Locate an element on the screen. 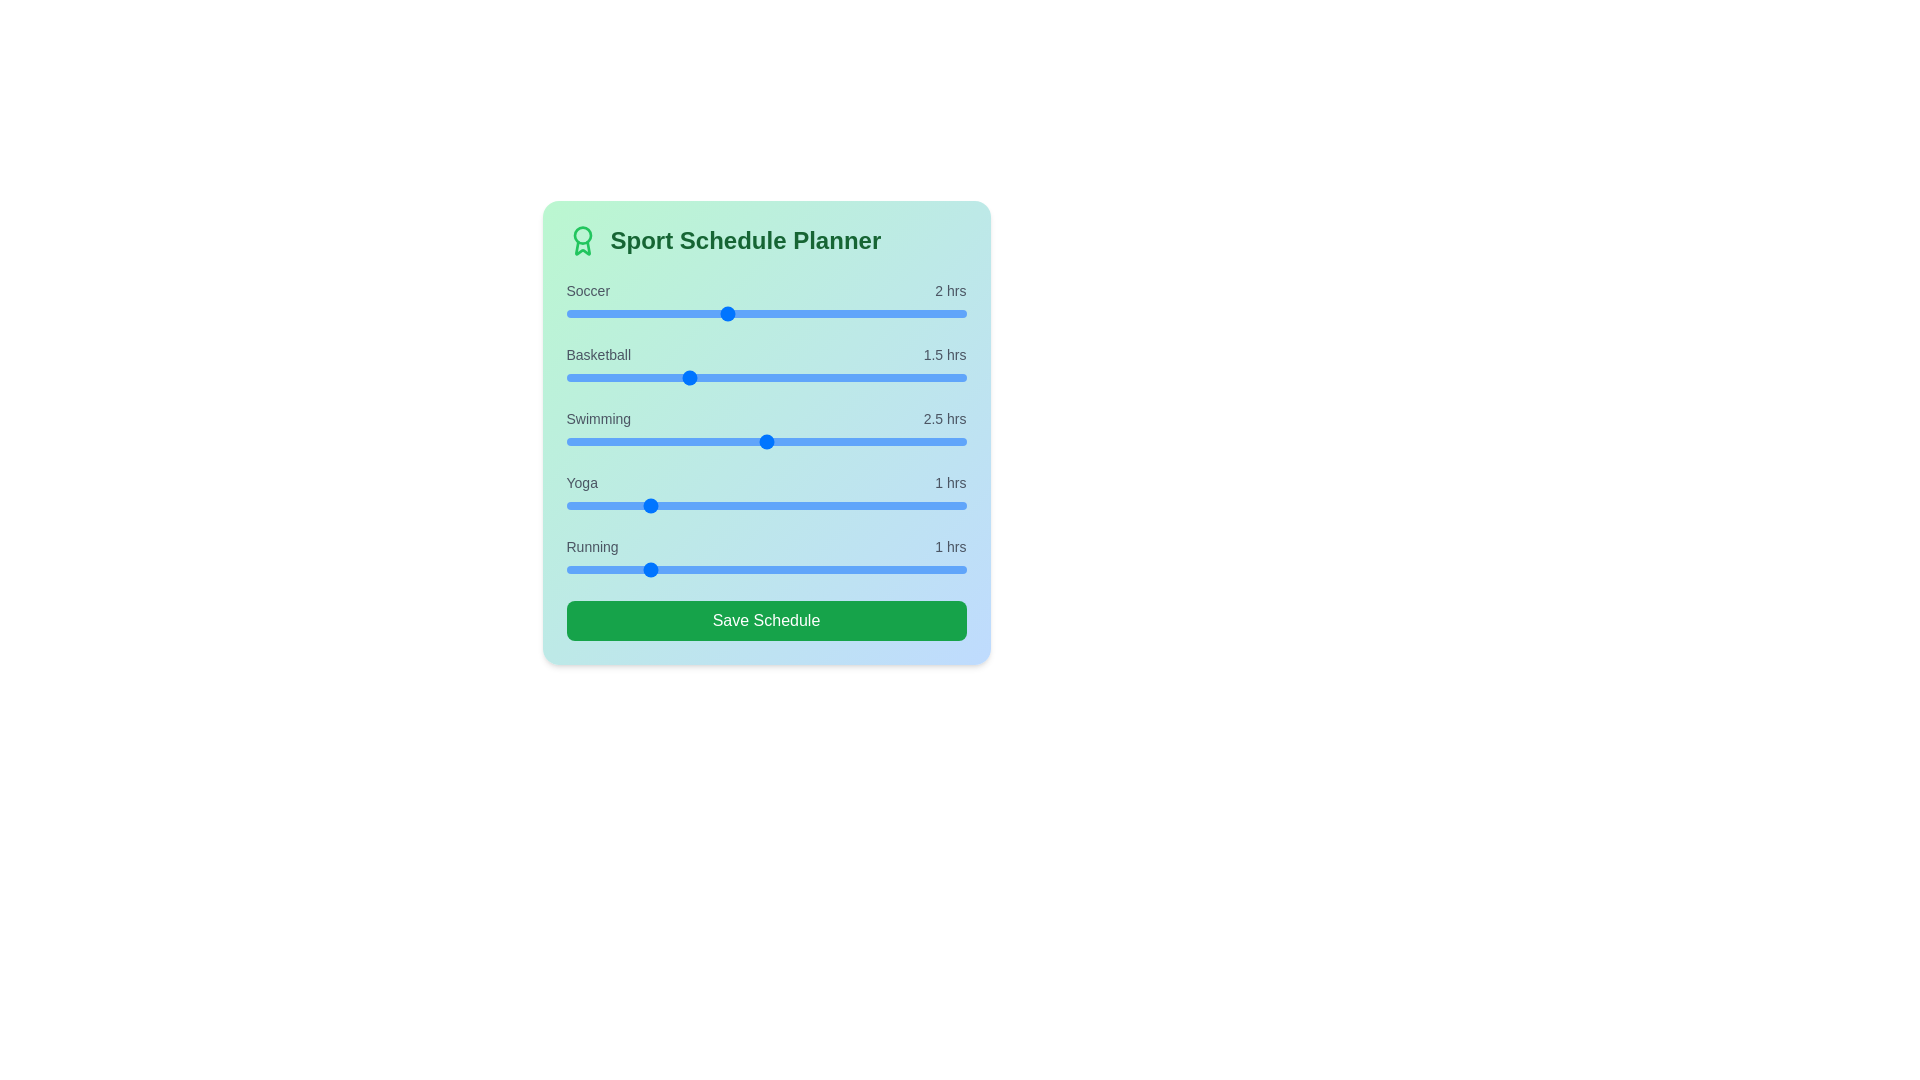 The height and width of the screenshot is (1080, 1920). the Basketball slider to 1 hours is located at coordinates (646, 378).